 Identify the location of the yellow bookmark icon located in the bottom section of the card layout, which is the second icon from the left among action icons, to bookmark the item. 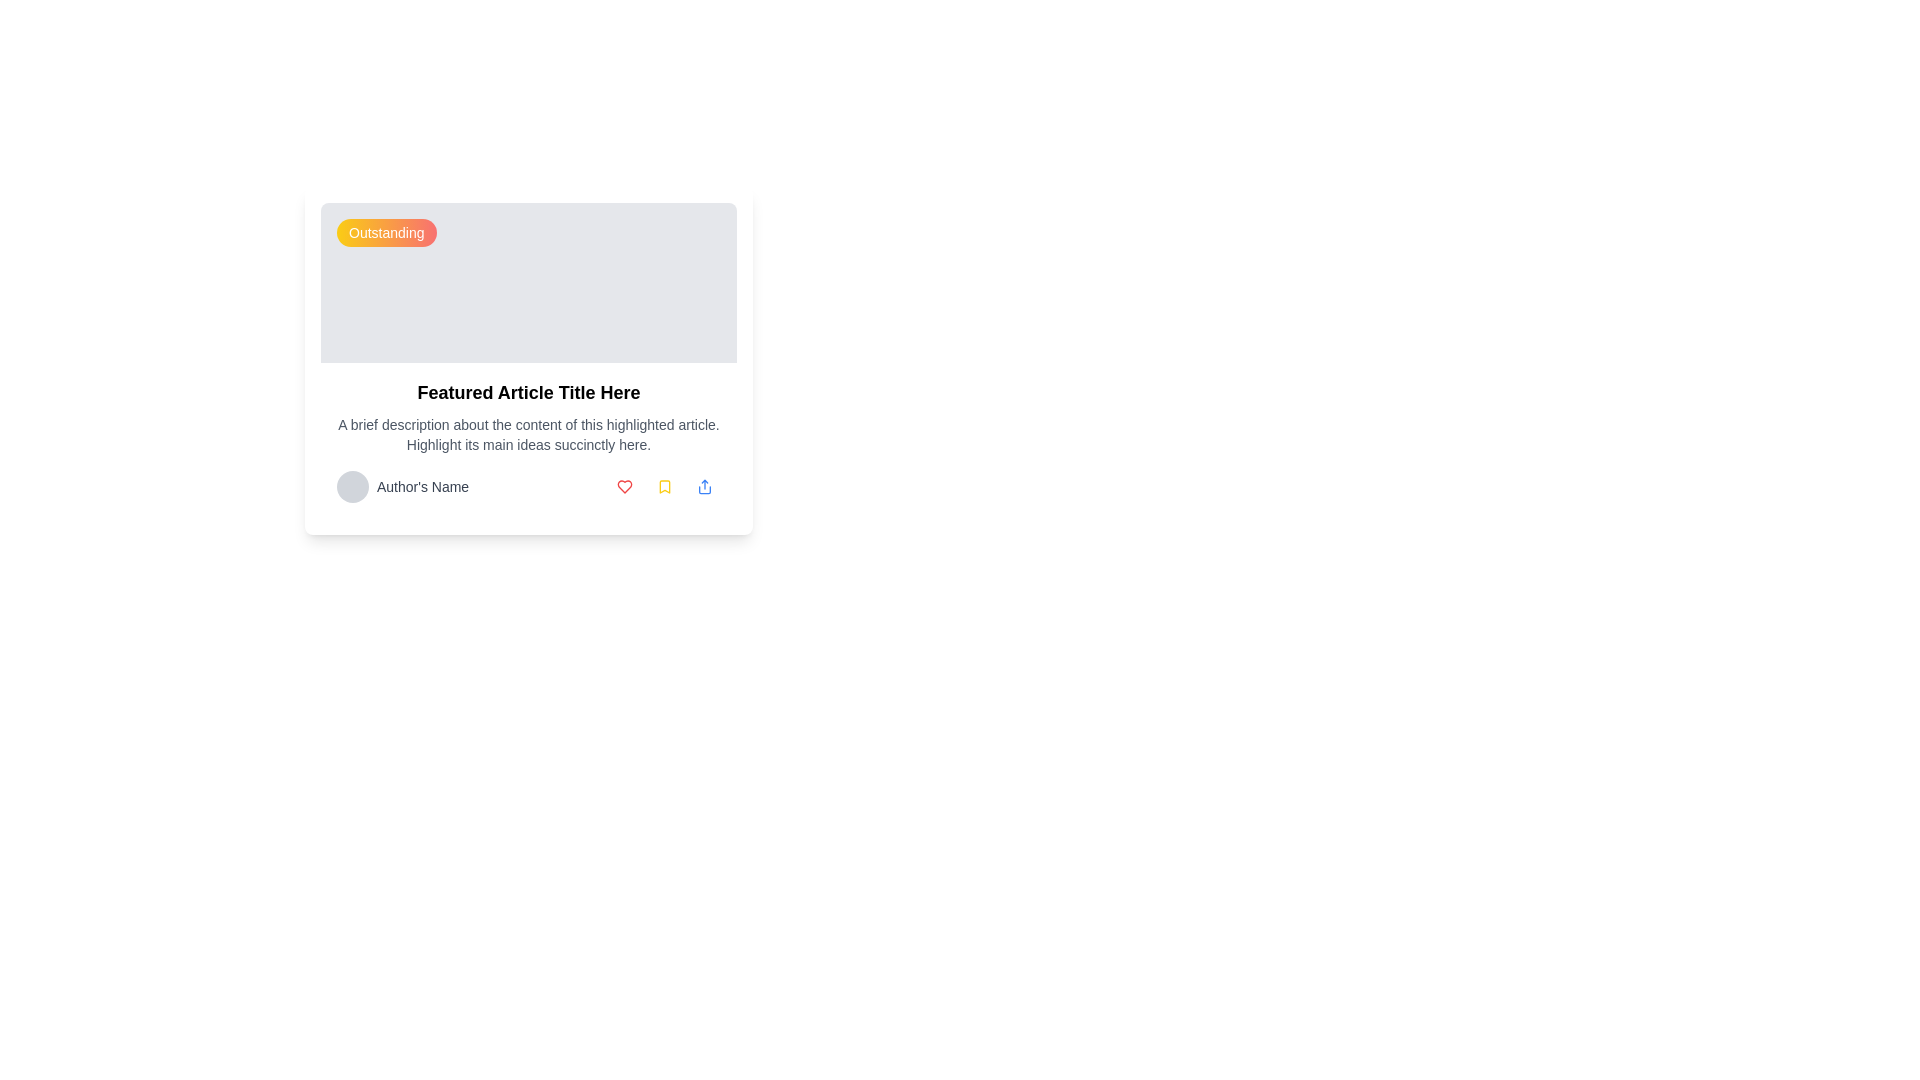
(665, 486).